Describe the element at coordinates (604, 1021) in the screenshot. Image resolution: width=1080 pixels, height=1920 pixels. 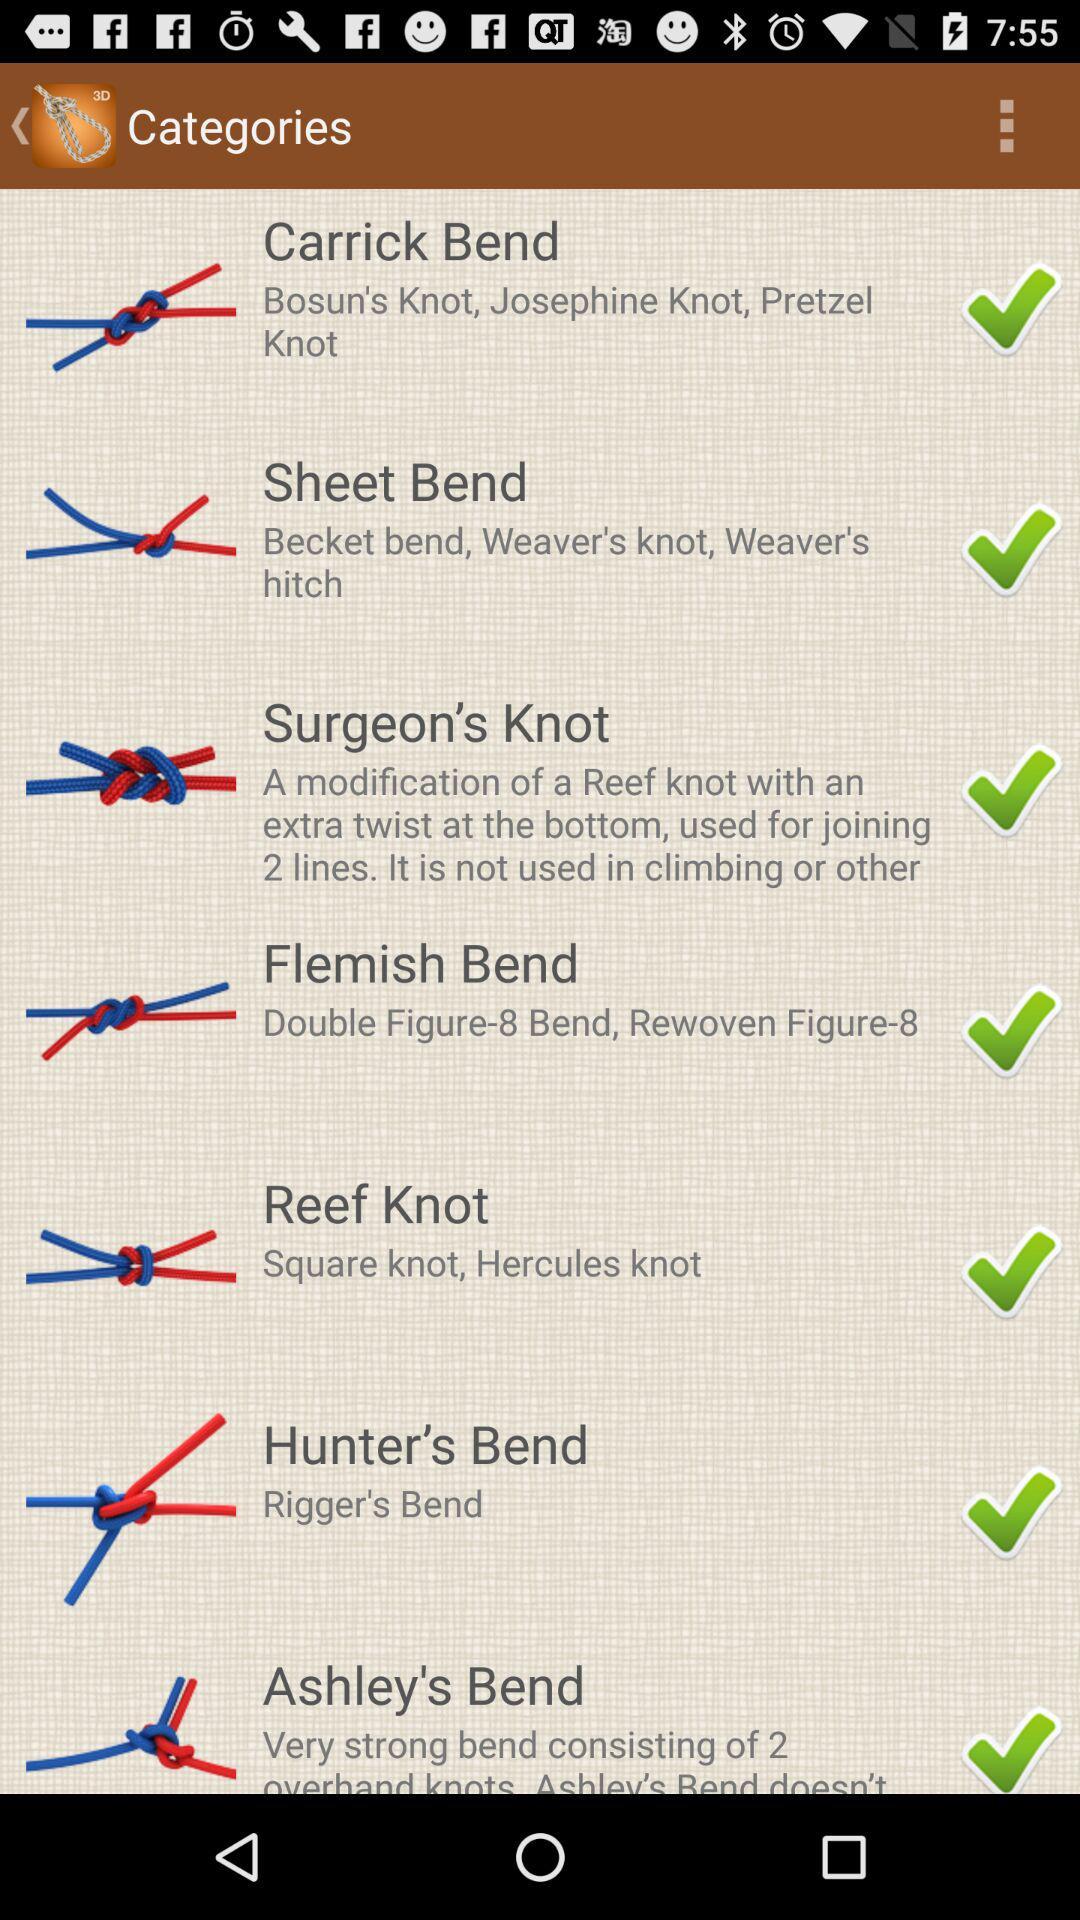
I see `double figure 8` at that location.